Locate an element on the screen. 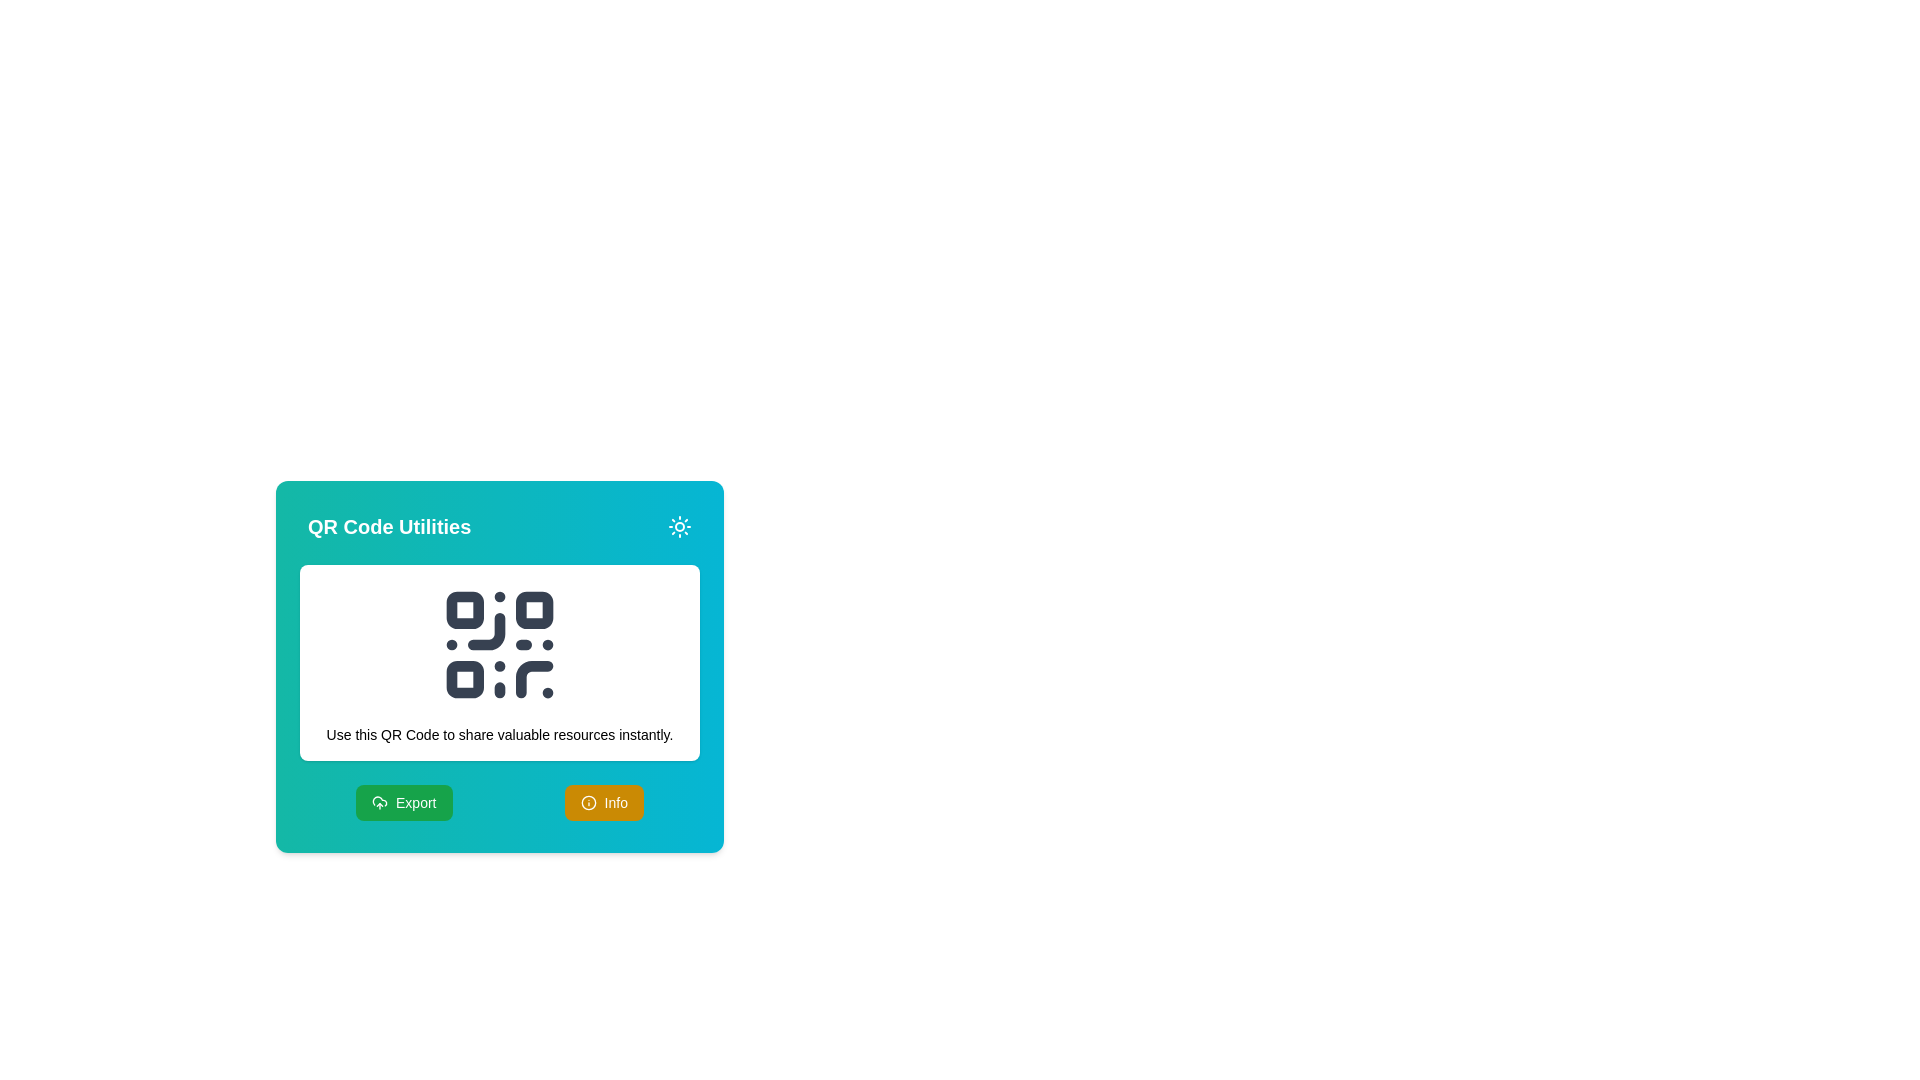 The image size is (1920, 1080). the small square with rounded corners located in the upper-right region of the QR code graphic is located at coordinates (534, 609).